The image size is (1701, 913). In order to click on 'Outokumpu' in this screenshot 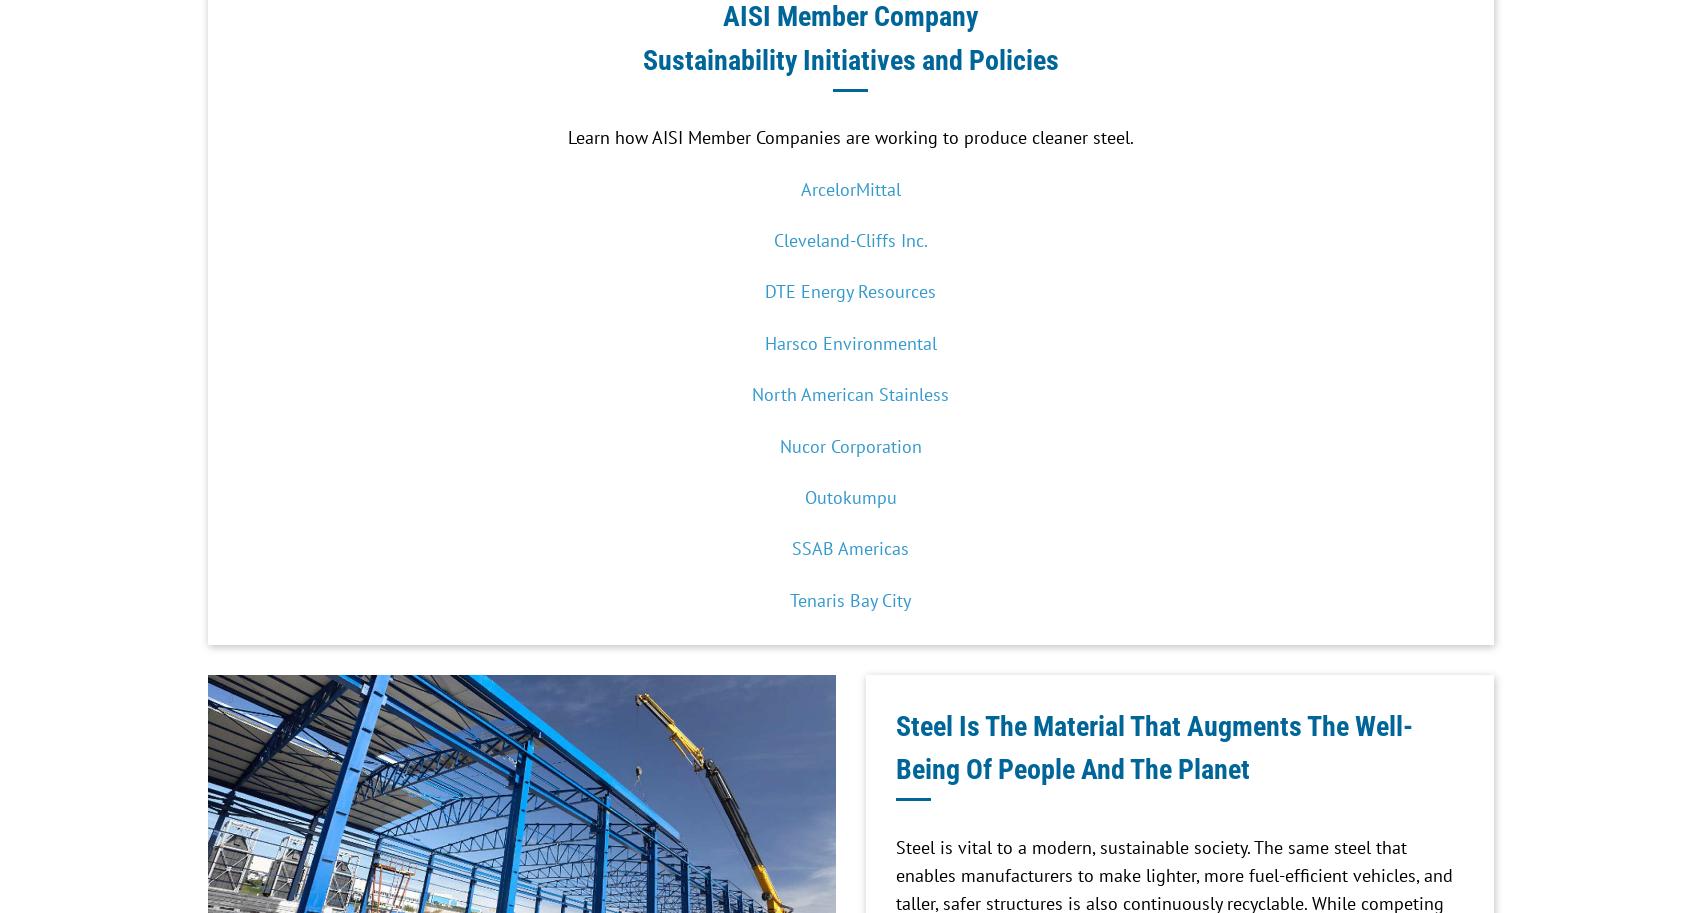, I will do `click(849, 495)`.